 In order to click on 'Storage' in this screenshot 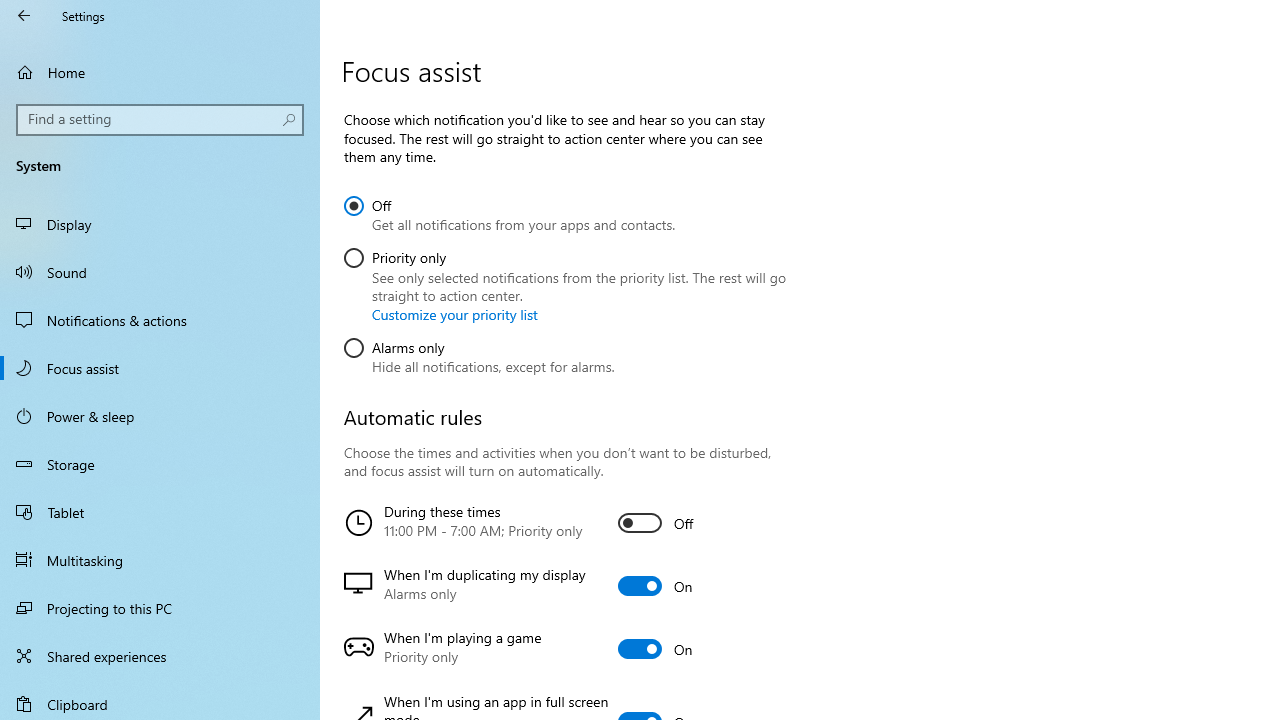, I will do `click(160, 464)`.